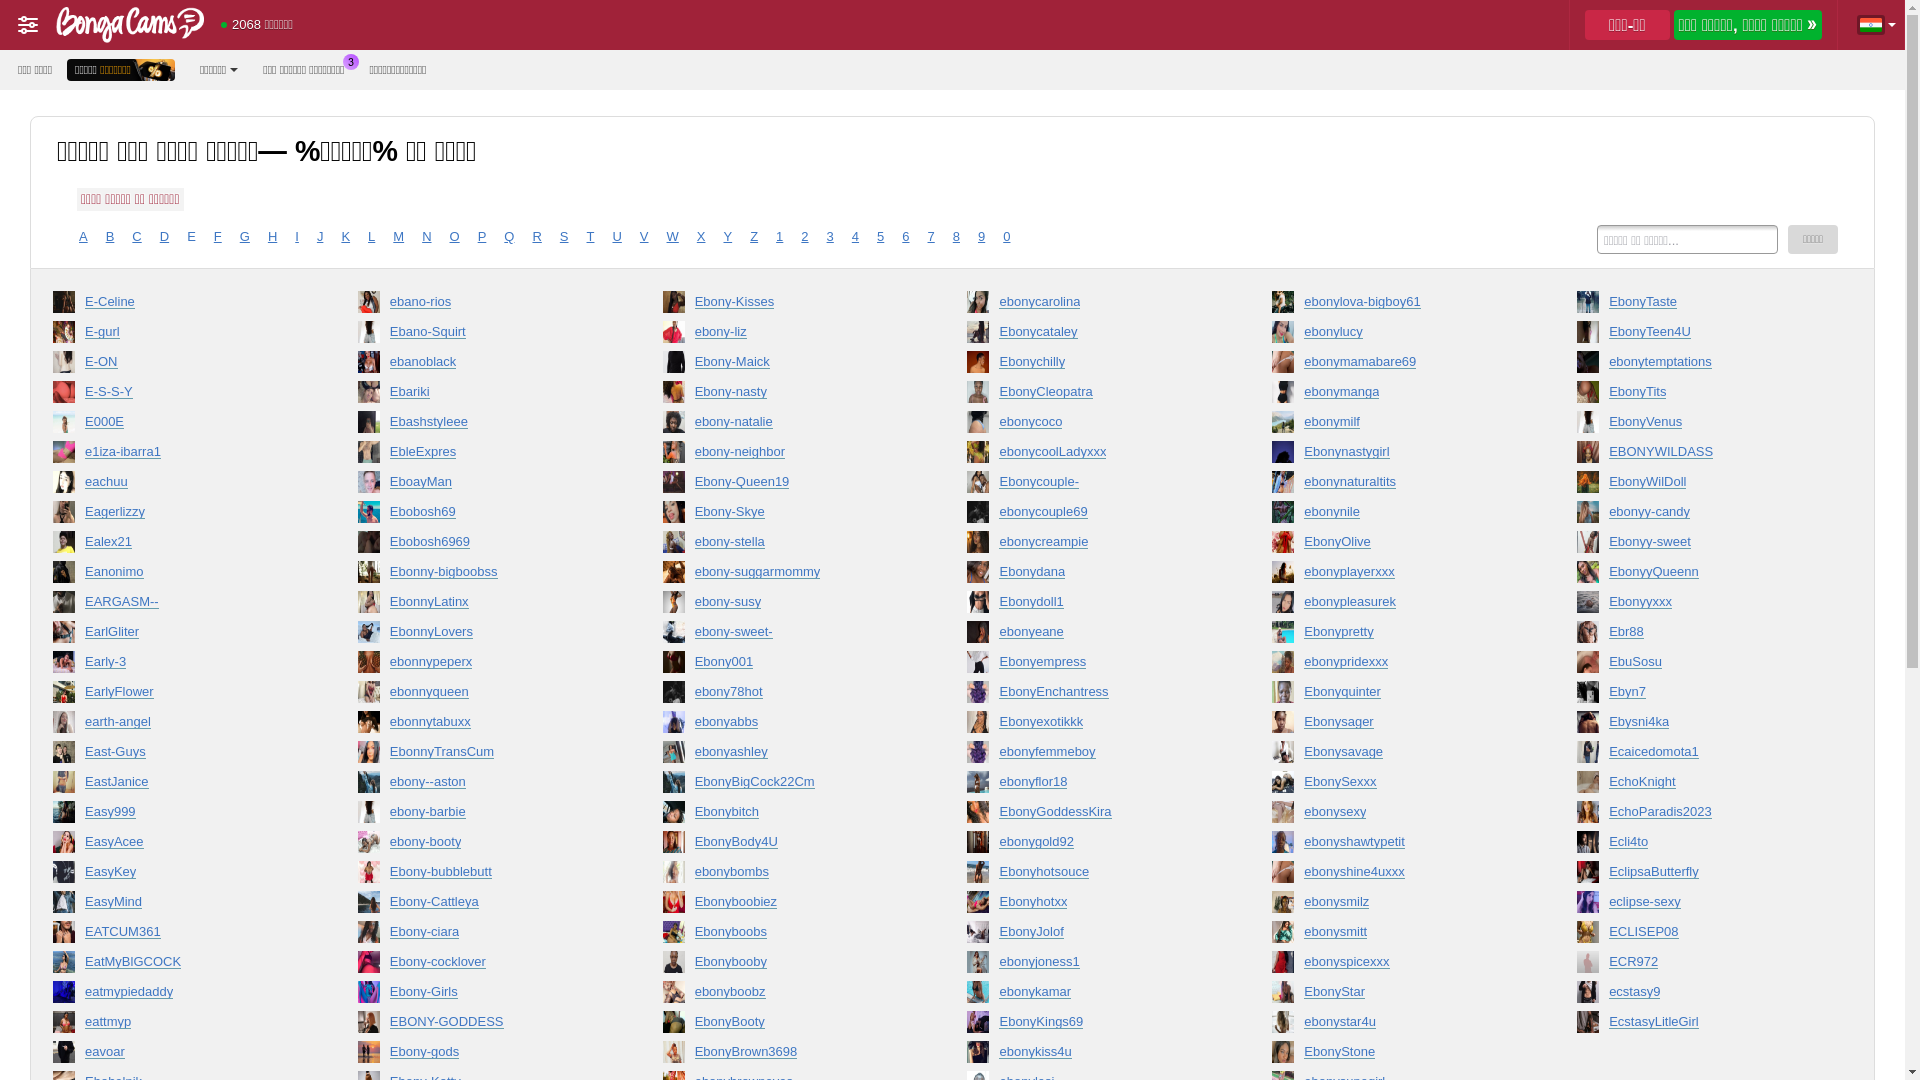 The image size is (1920, 1080). What do you see at coordinates (901, 235) in the screenshot?
I see `'6'` at bounding box center [901, 235].